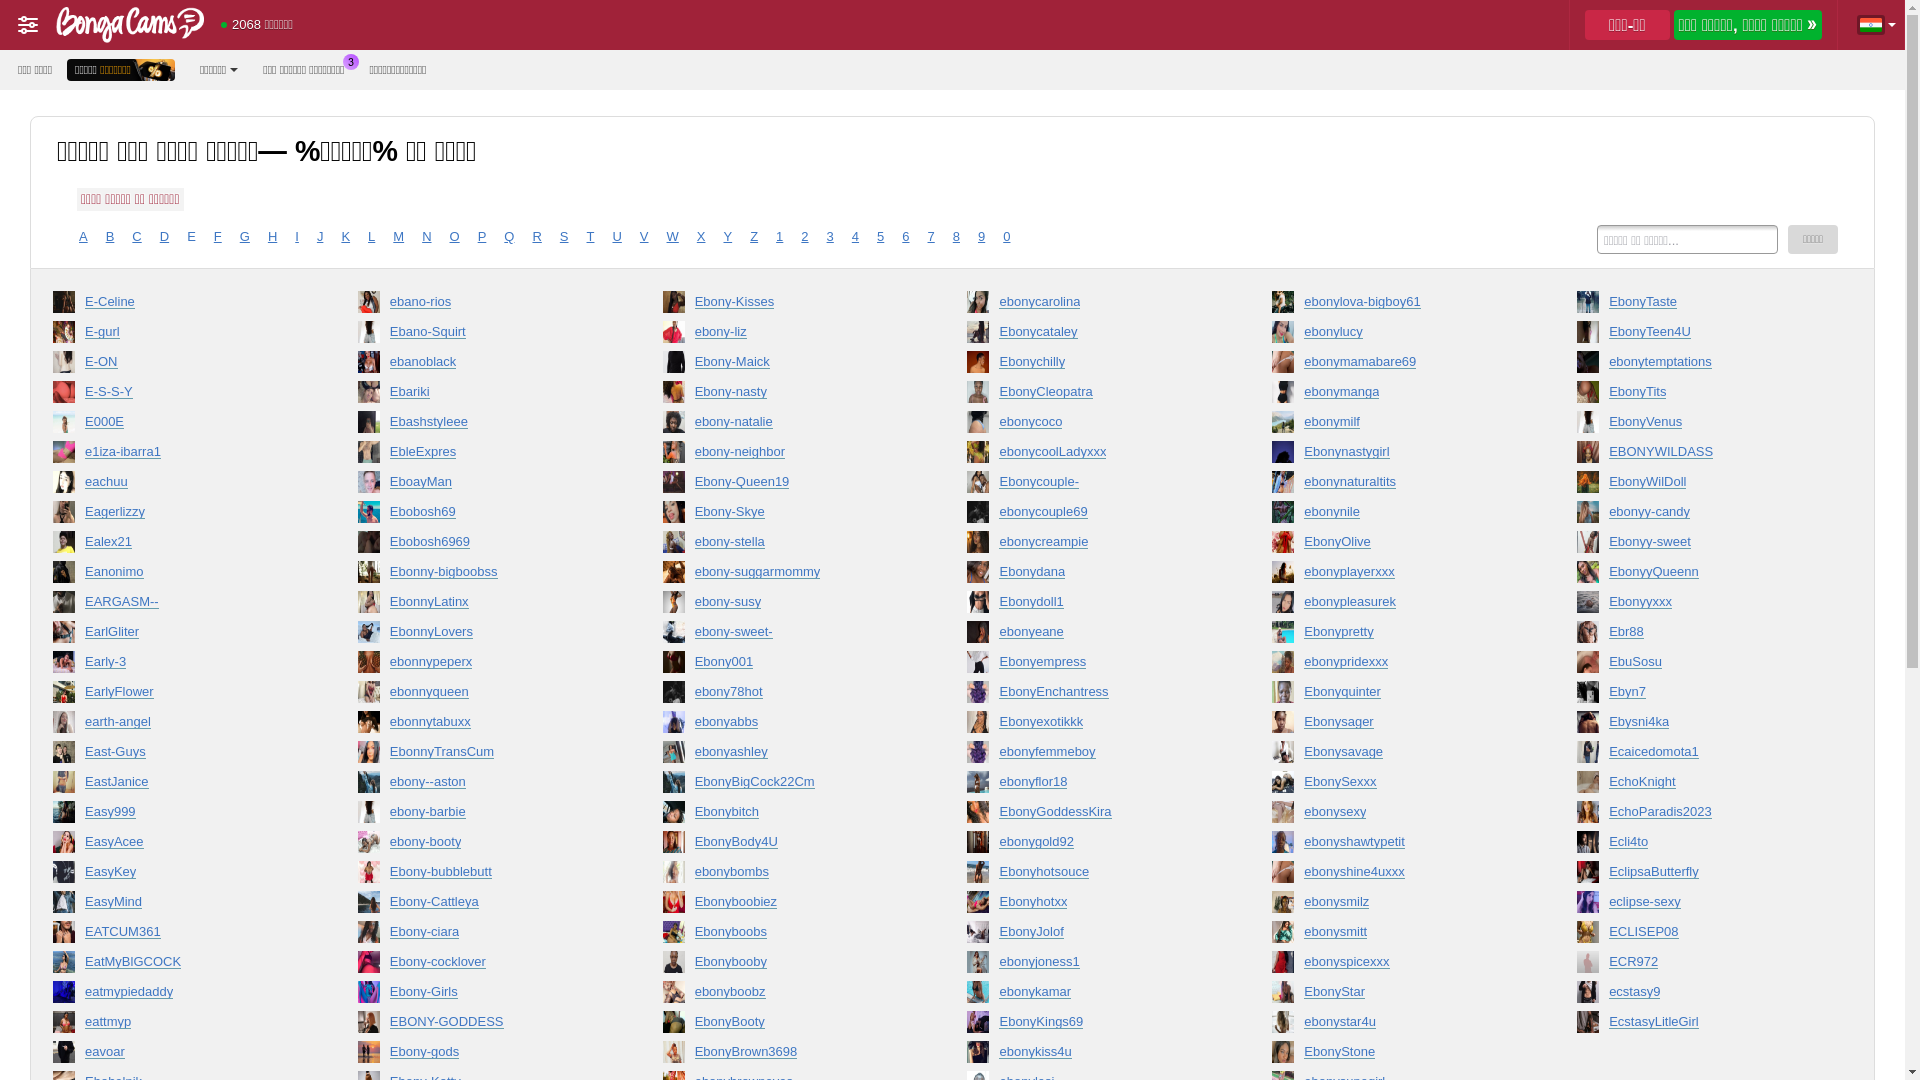 The image size is (1920, 1080). What do you see at coordinates (901, 235) in the screenshot?
I see `'6'` at bounding box center [901, 235].